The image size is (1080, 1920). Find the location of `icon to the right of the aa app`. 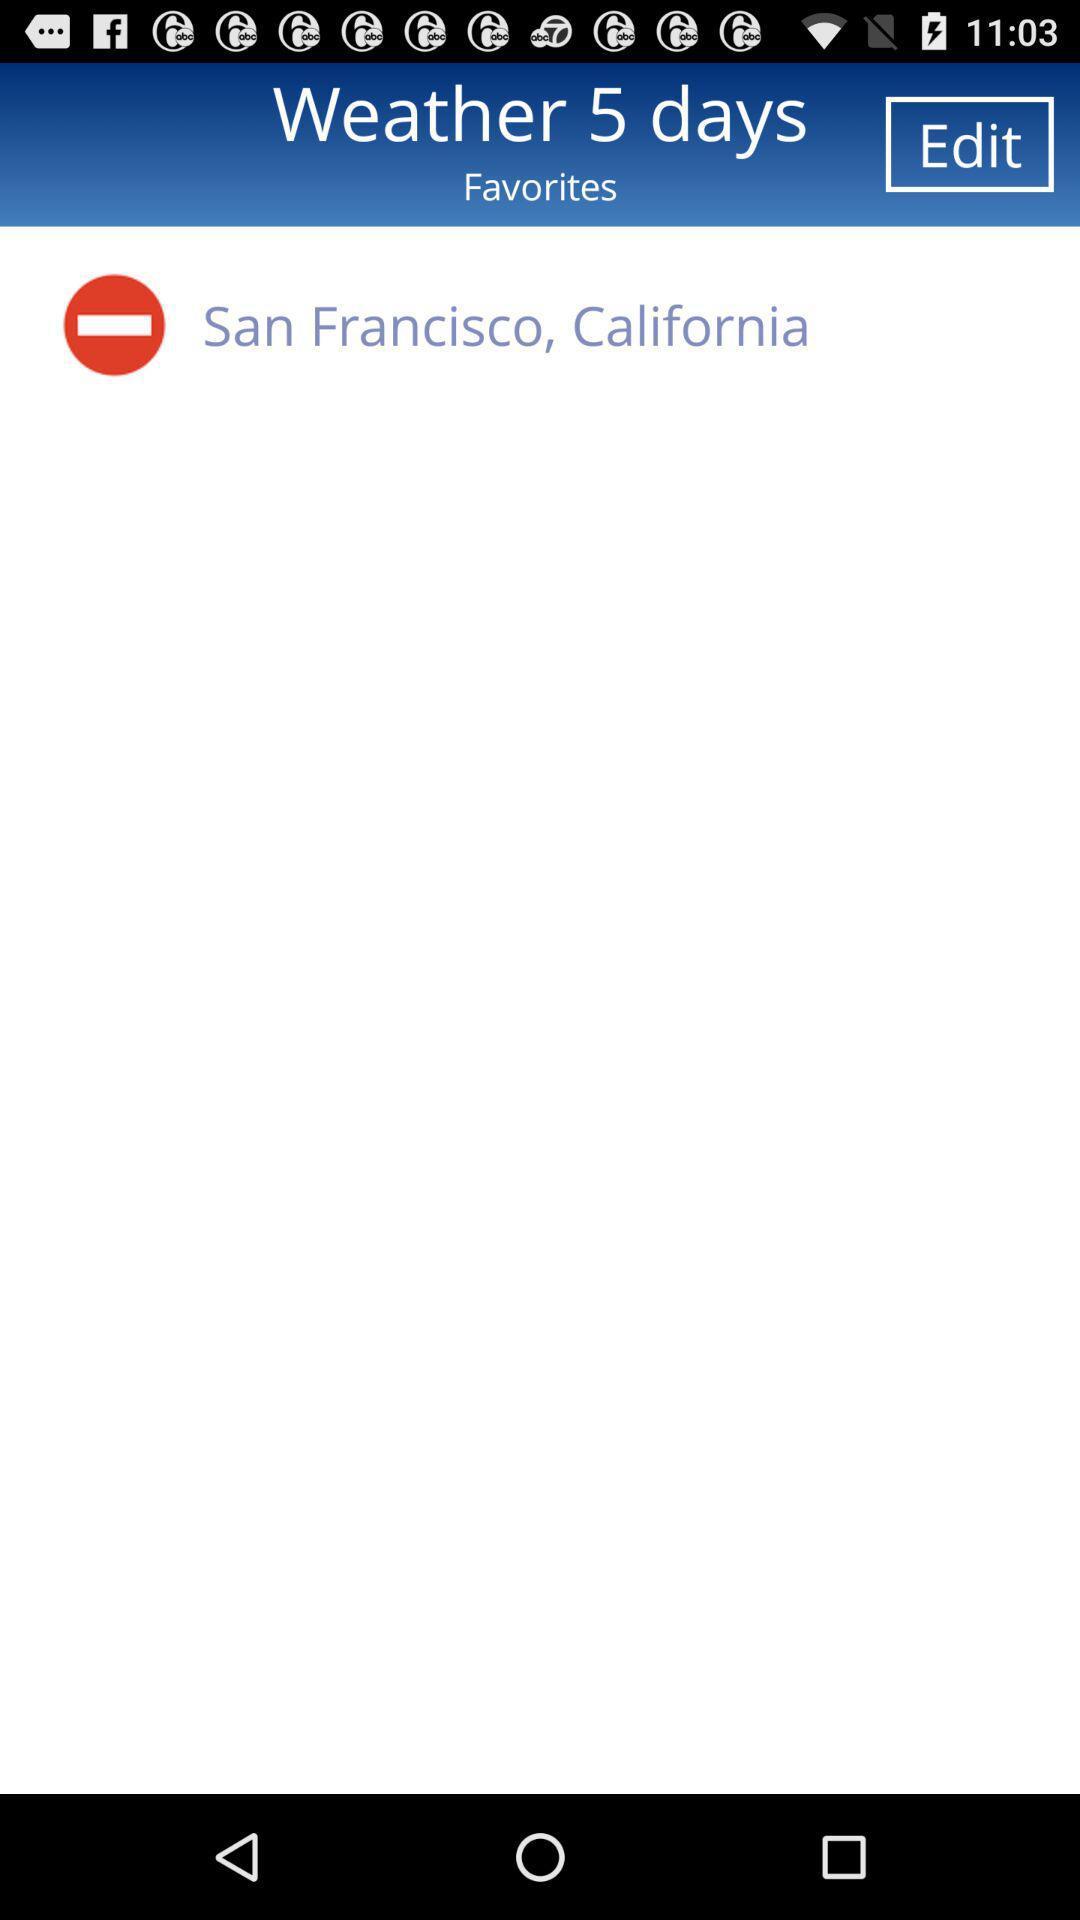

icon to the right of the aa app is located at coordinates (505, 324).